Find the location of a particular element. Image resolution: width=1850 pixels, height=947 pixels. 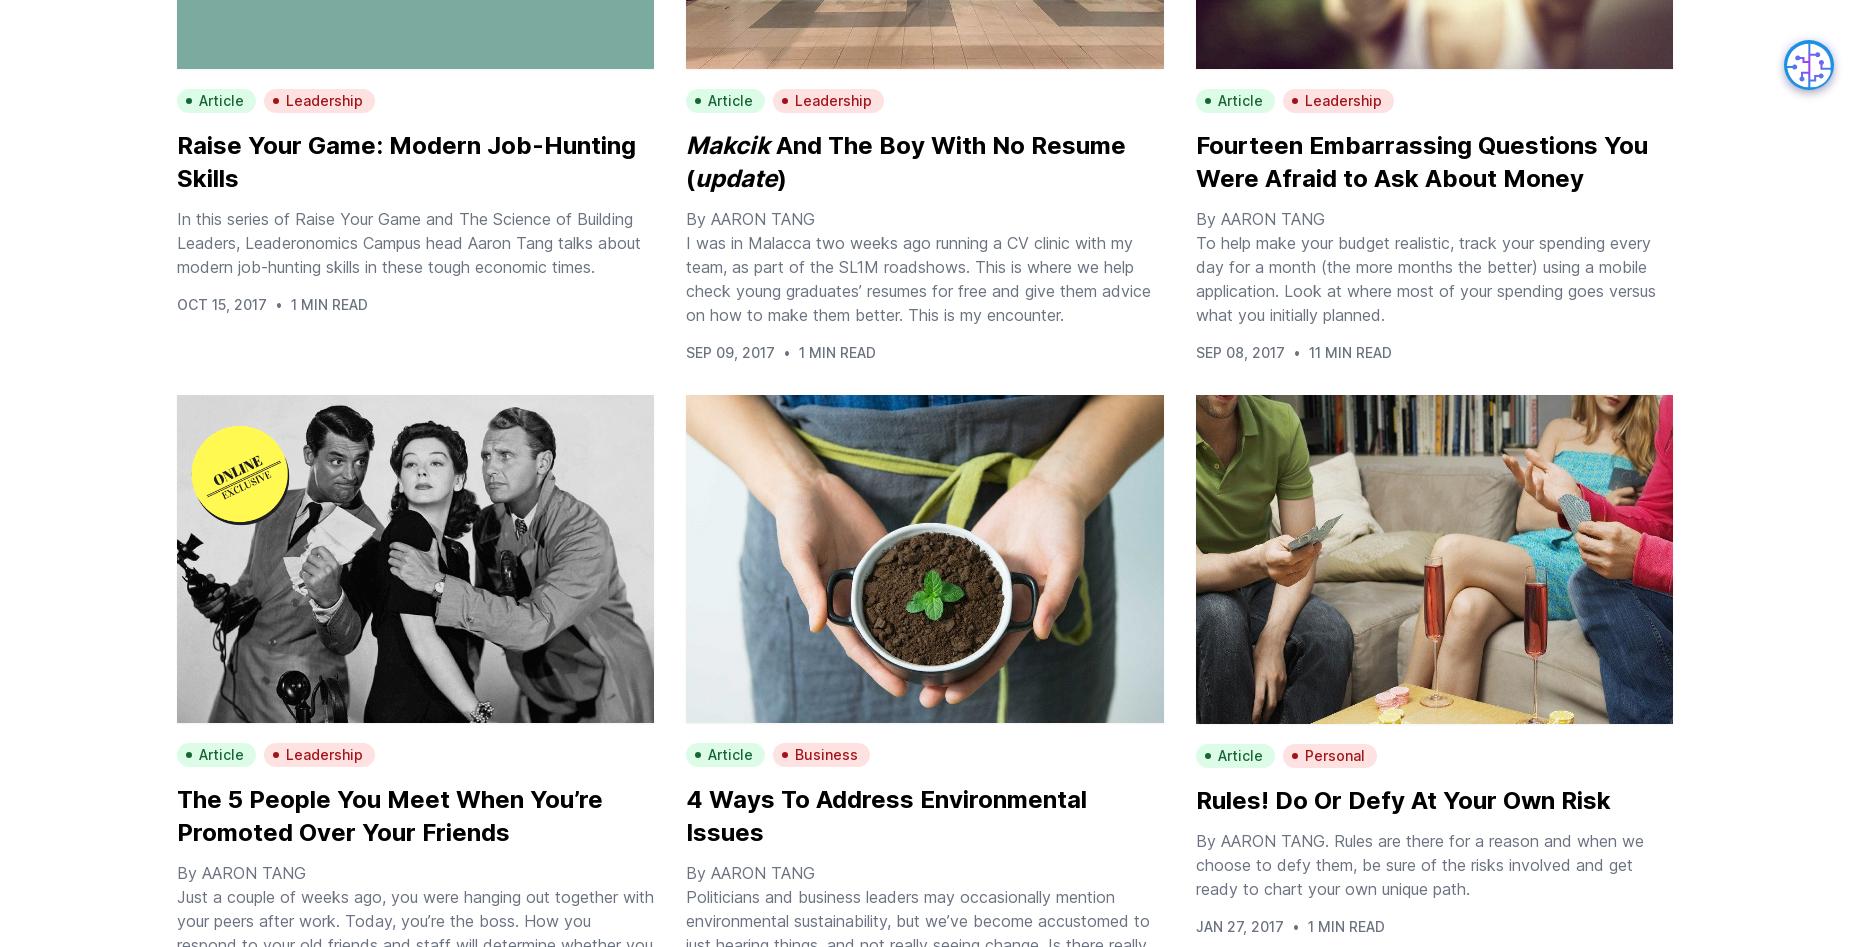

'update' is located at coordinates (735, 177).